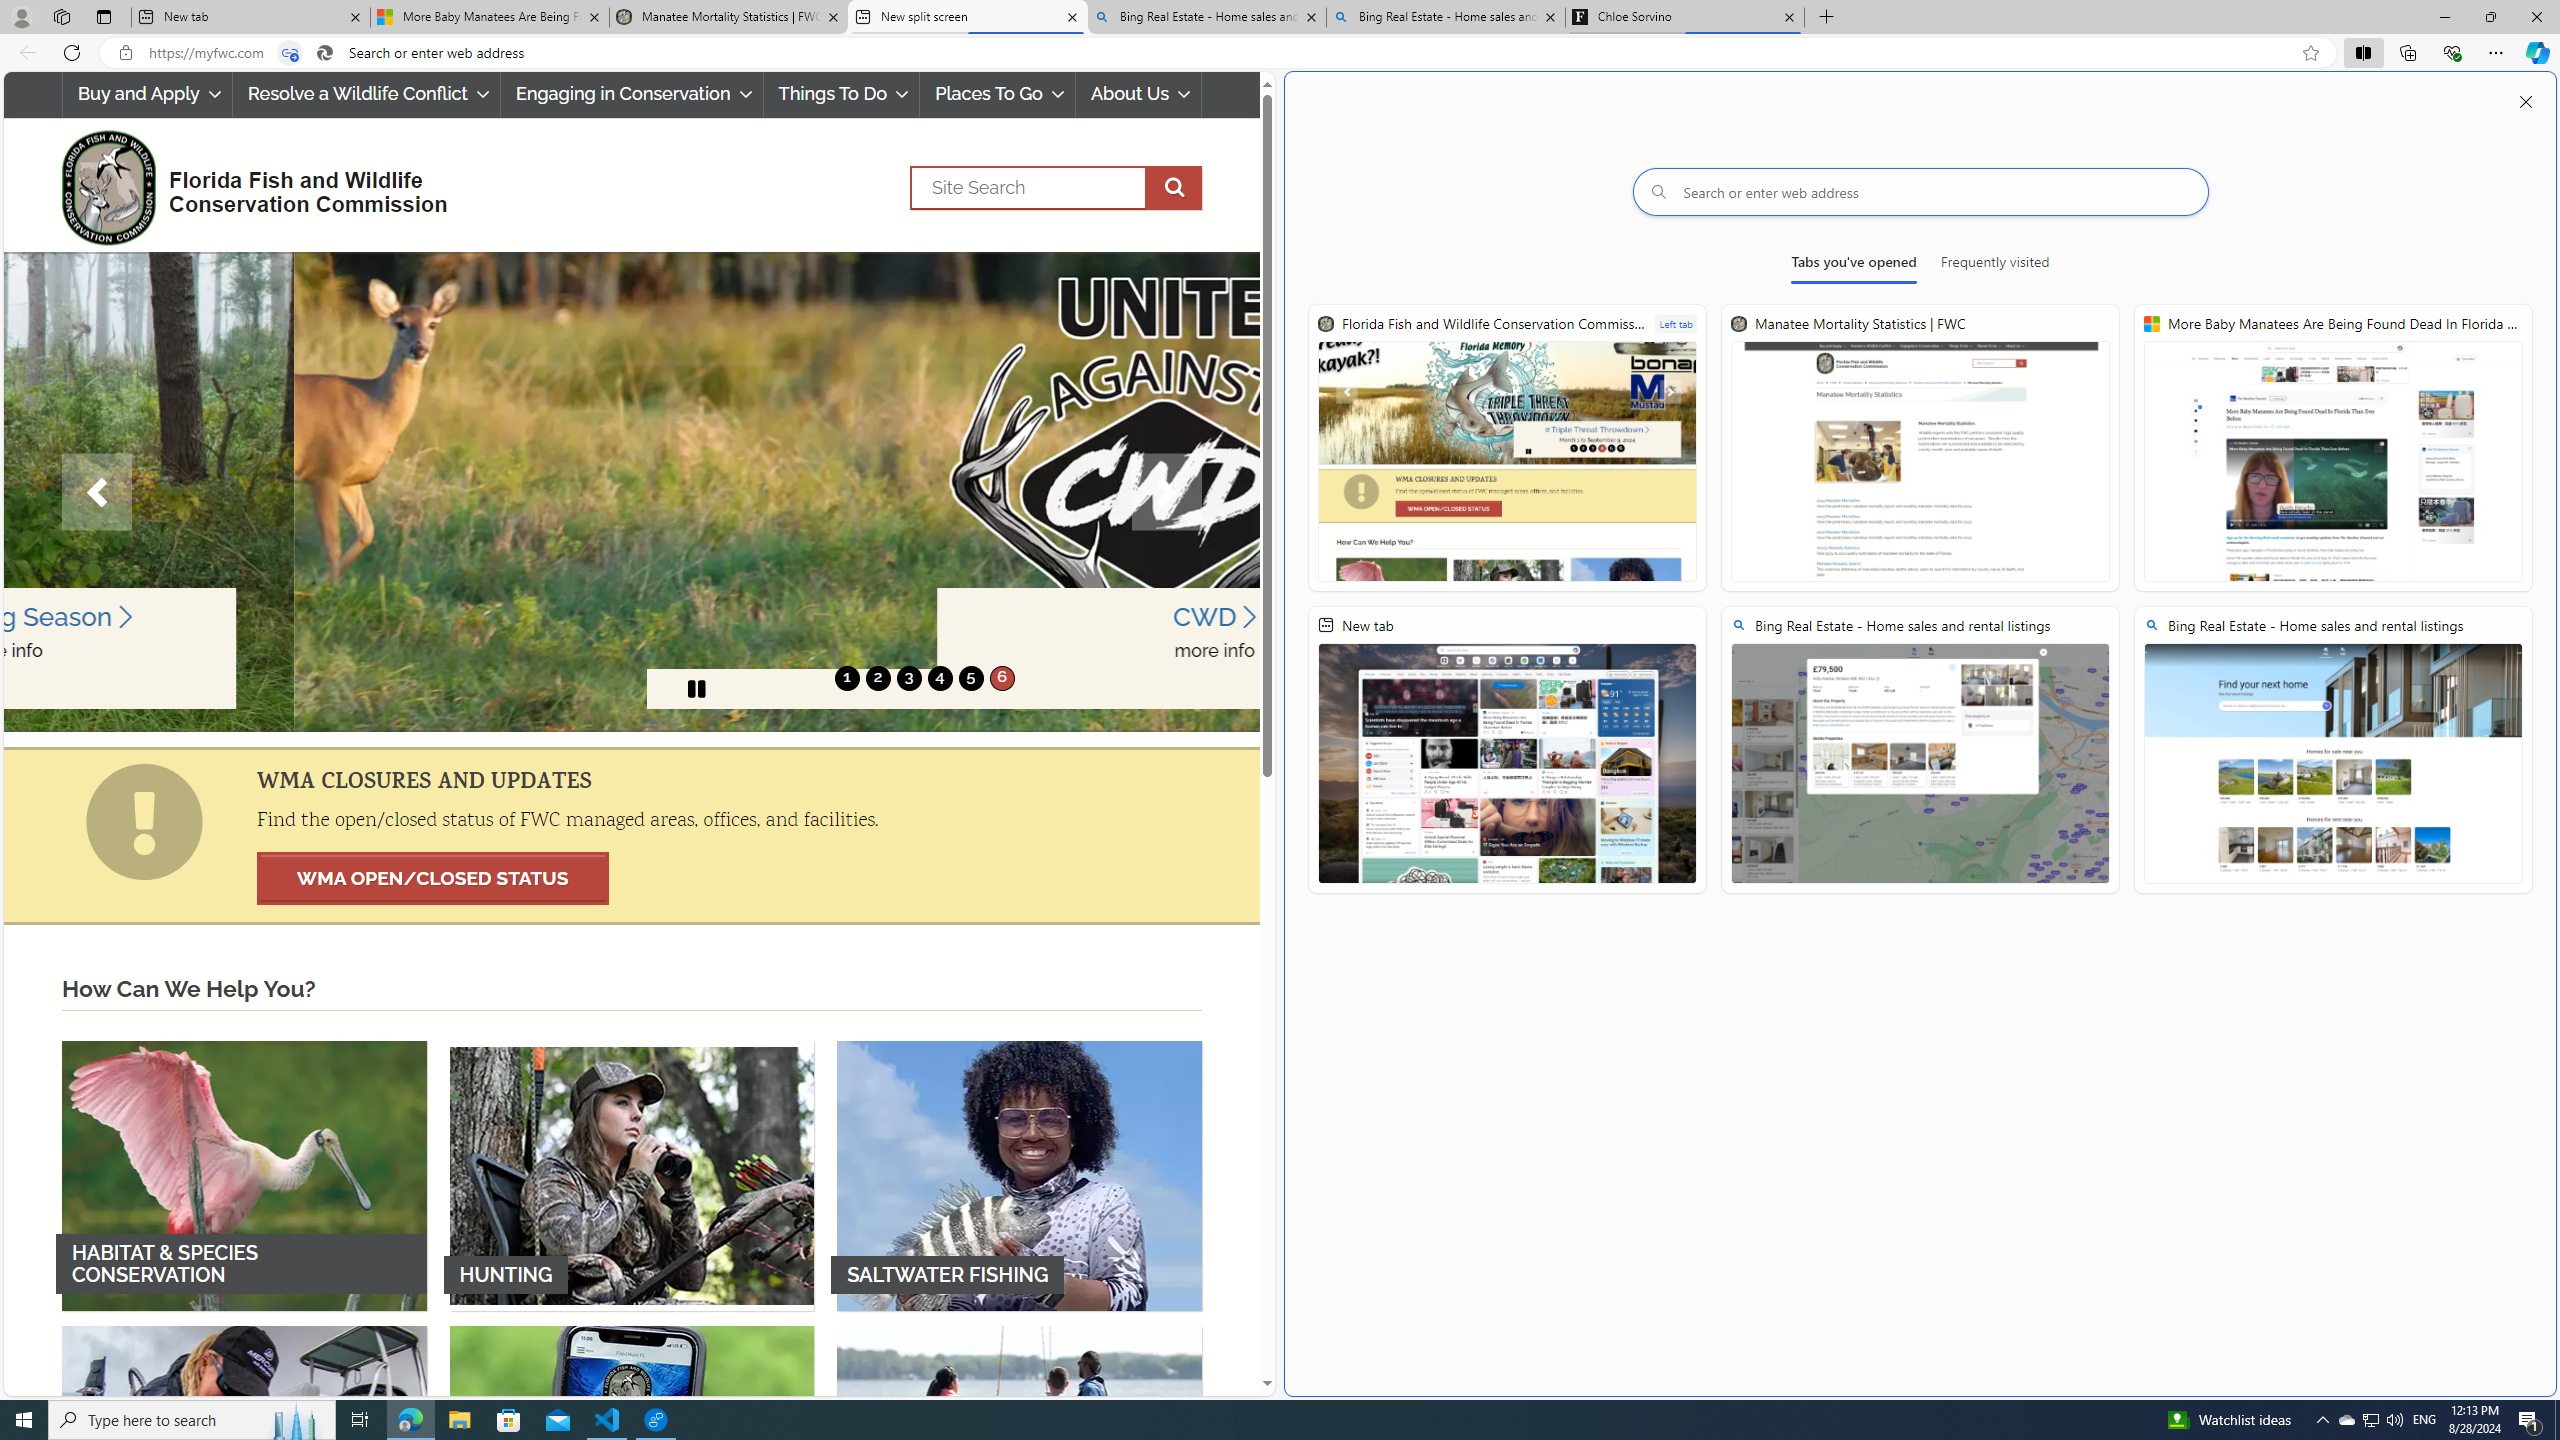  I want to click on 'Chloe Sorvino', so click(1683, 16).